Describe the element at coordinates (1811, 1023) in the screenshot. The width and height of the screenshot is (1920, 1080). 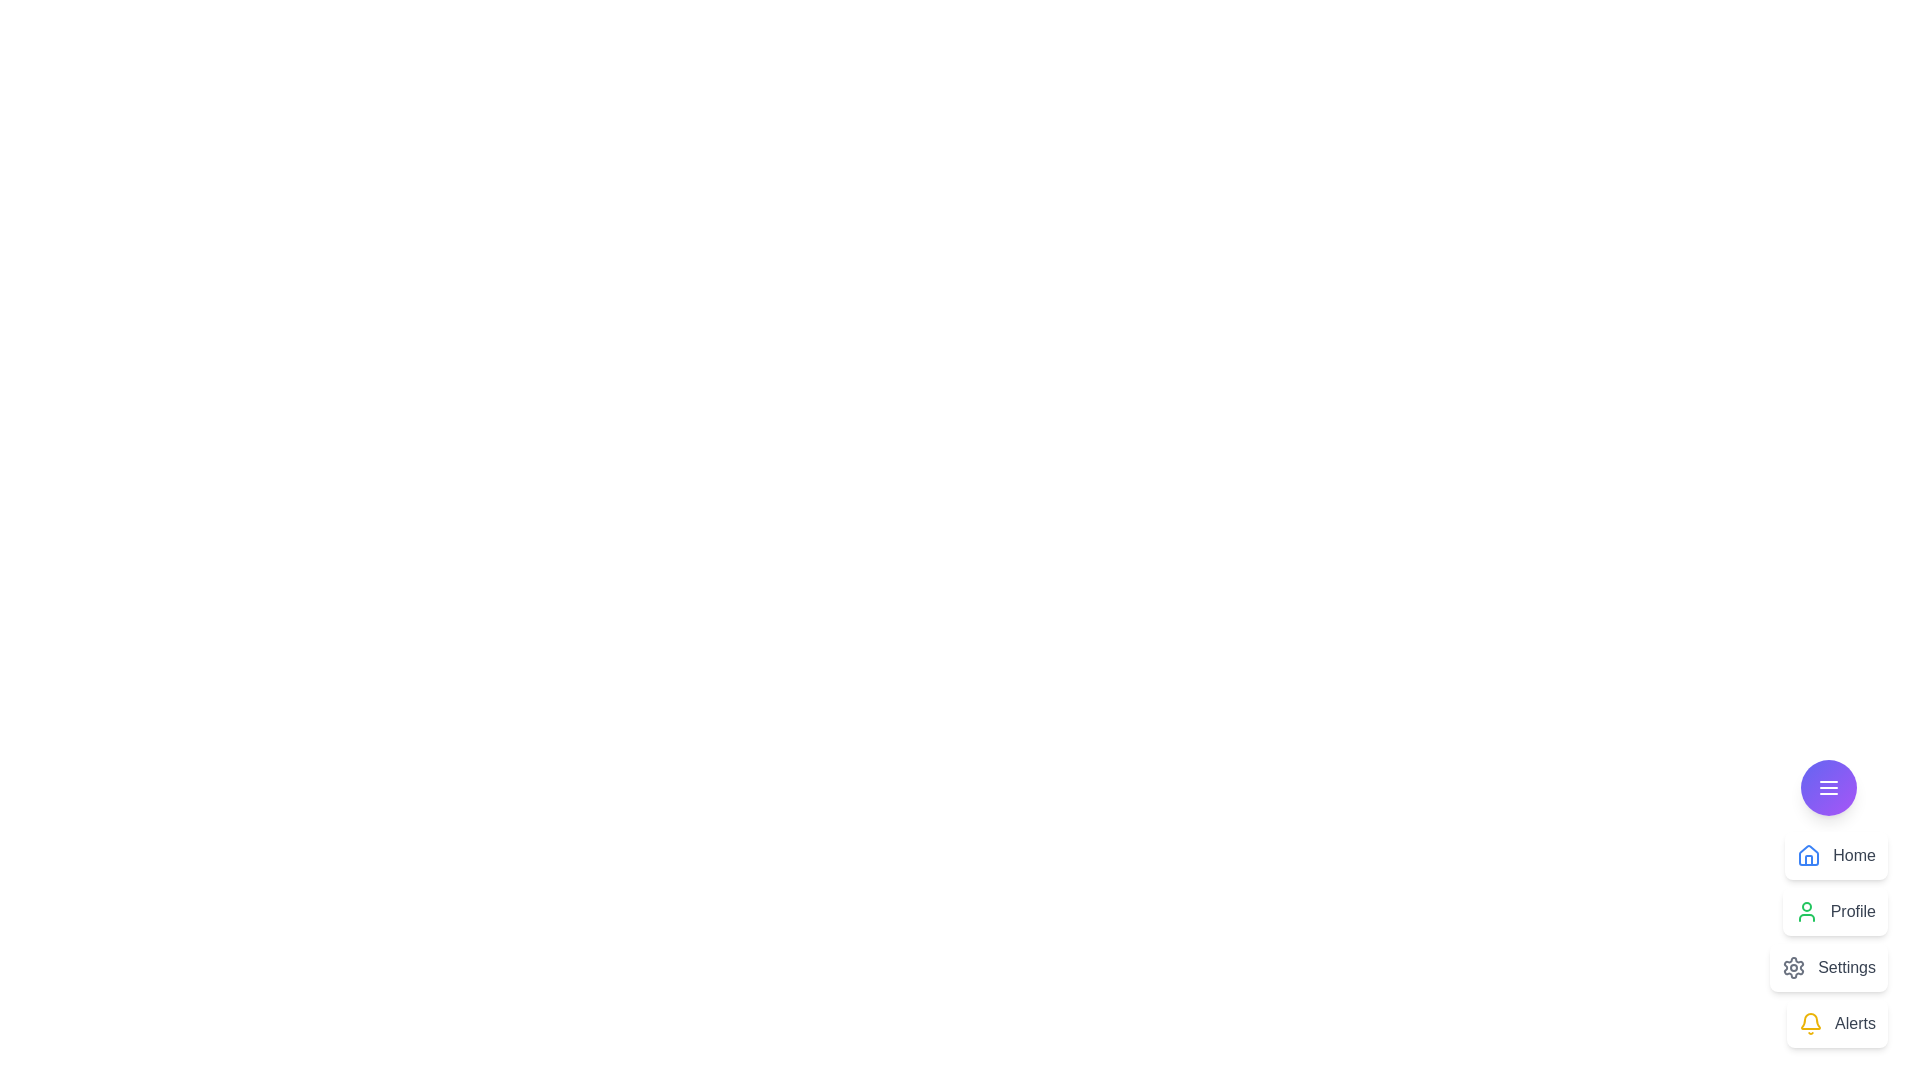
I see `the icon corresponding to Alerts in the CustomSpeedDial menu` at that location.